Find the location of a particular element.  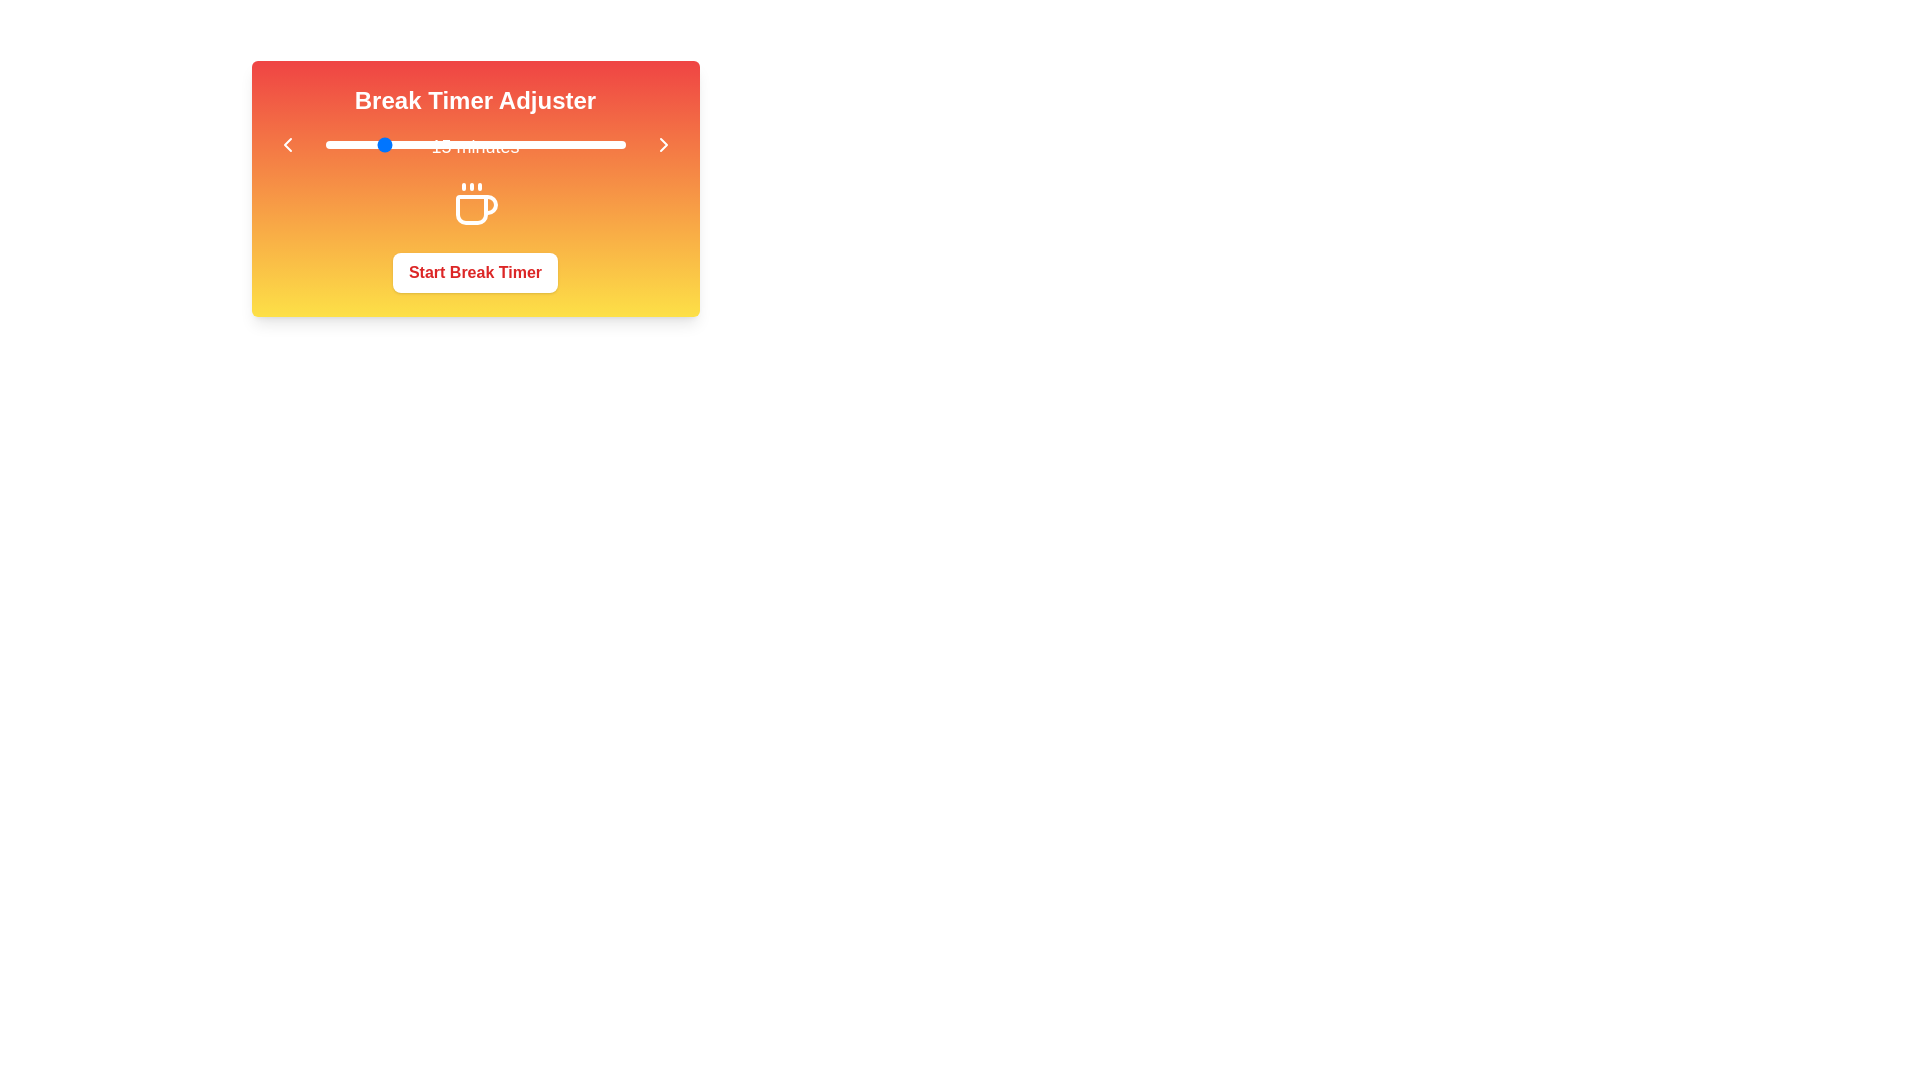

the slider to set the break duration to 19 minutes is located at coordinates (400, 144).